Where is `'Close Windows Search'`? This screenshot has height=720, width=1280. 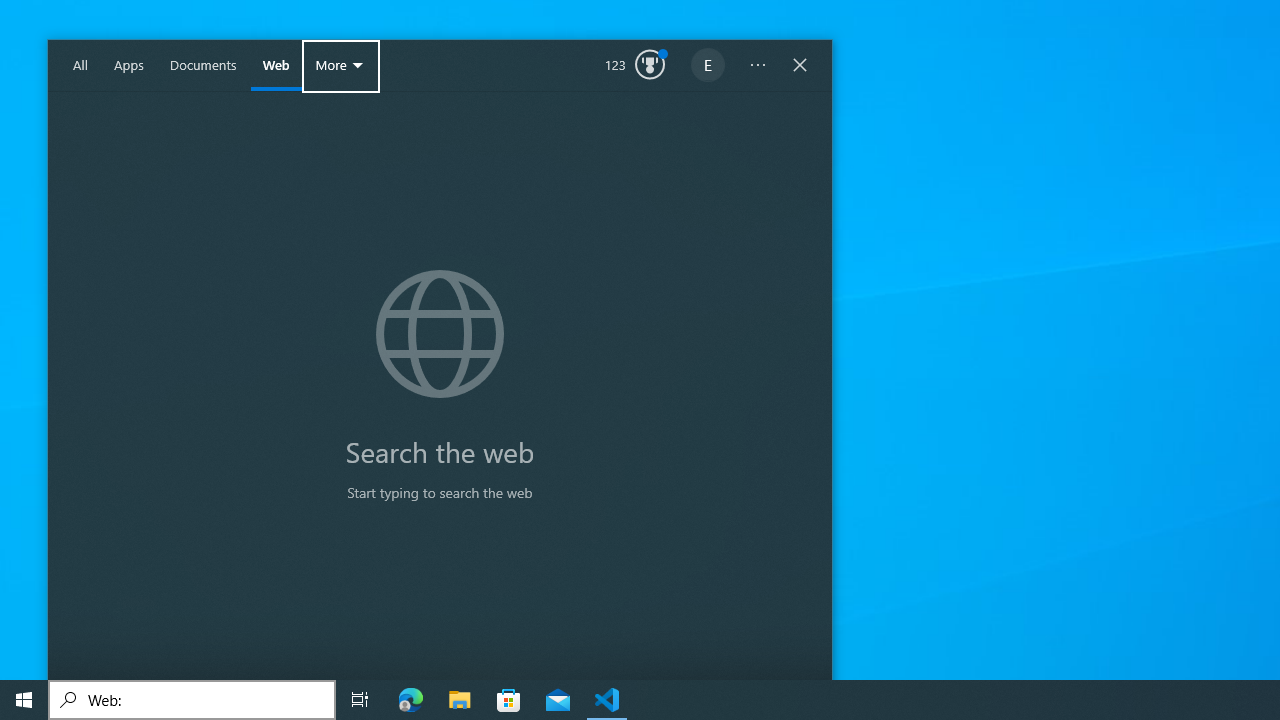 'Close Windows Search' is located at coordinates (800, 65).